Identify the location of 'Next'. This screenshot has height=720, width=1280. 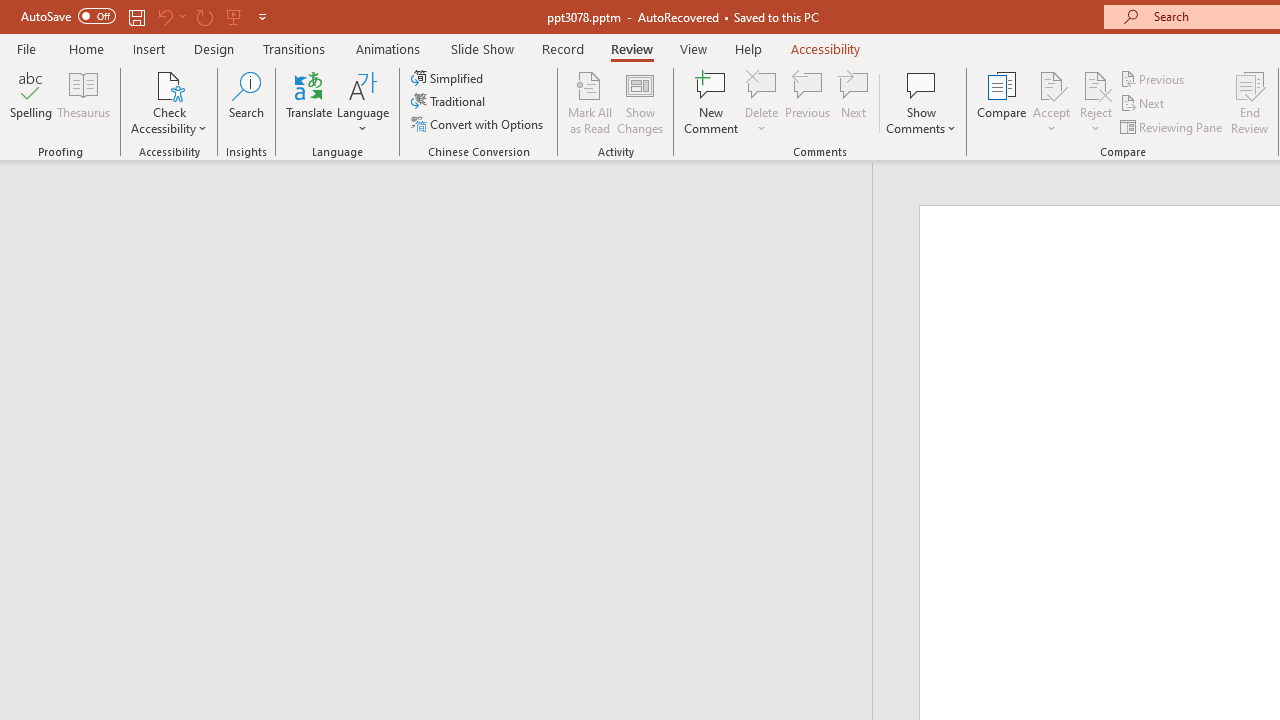
(1144, 103).